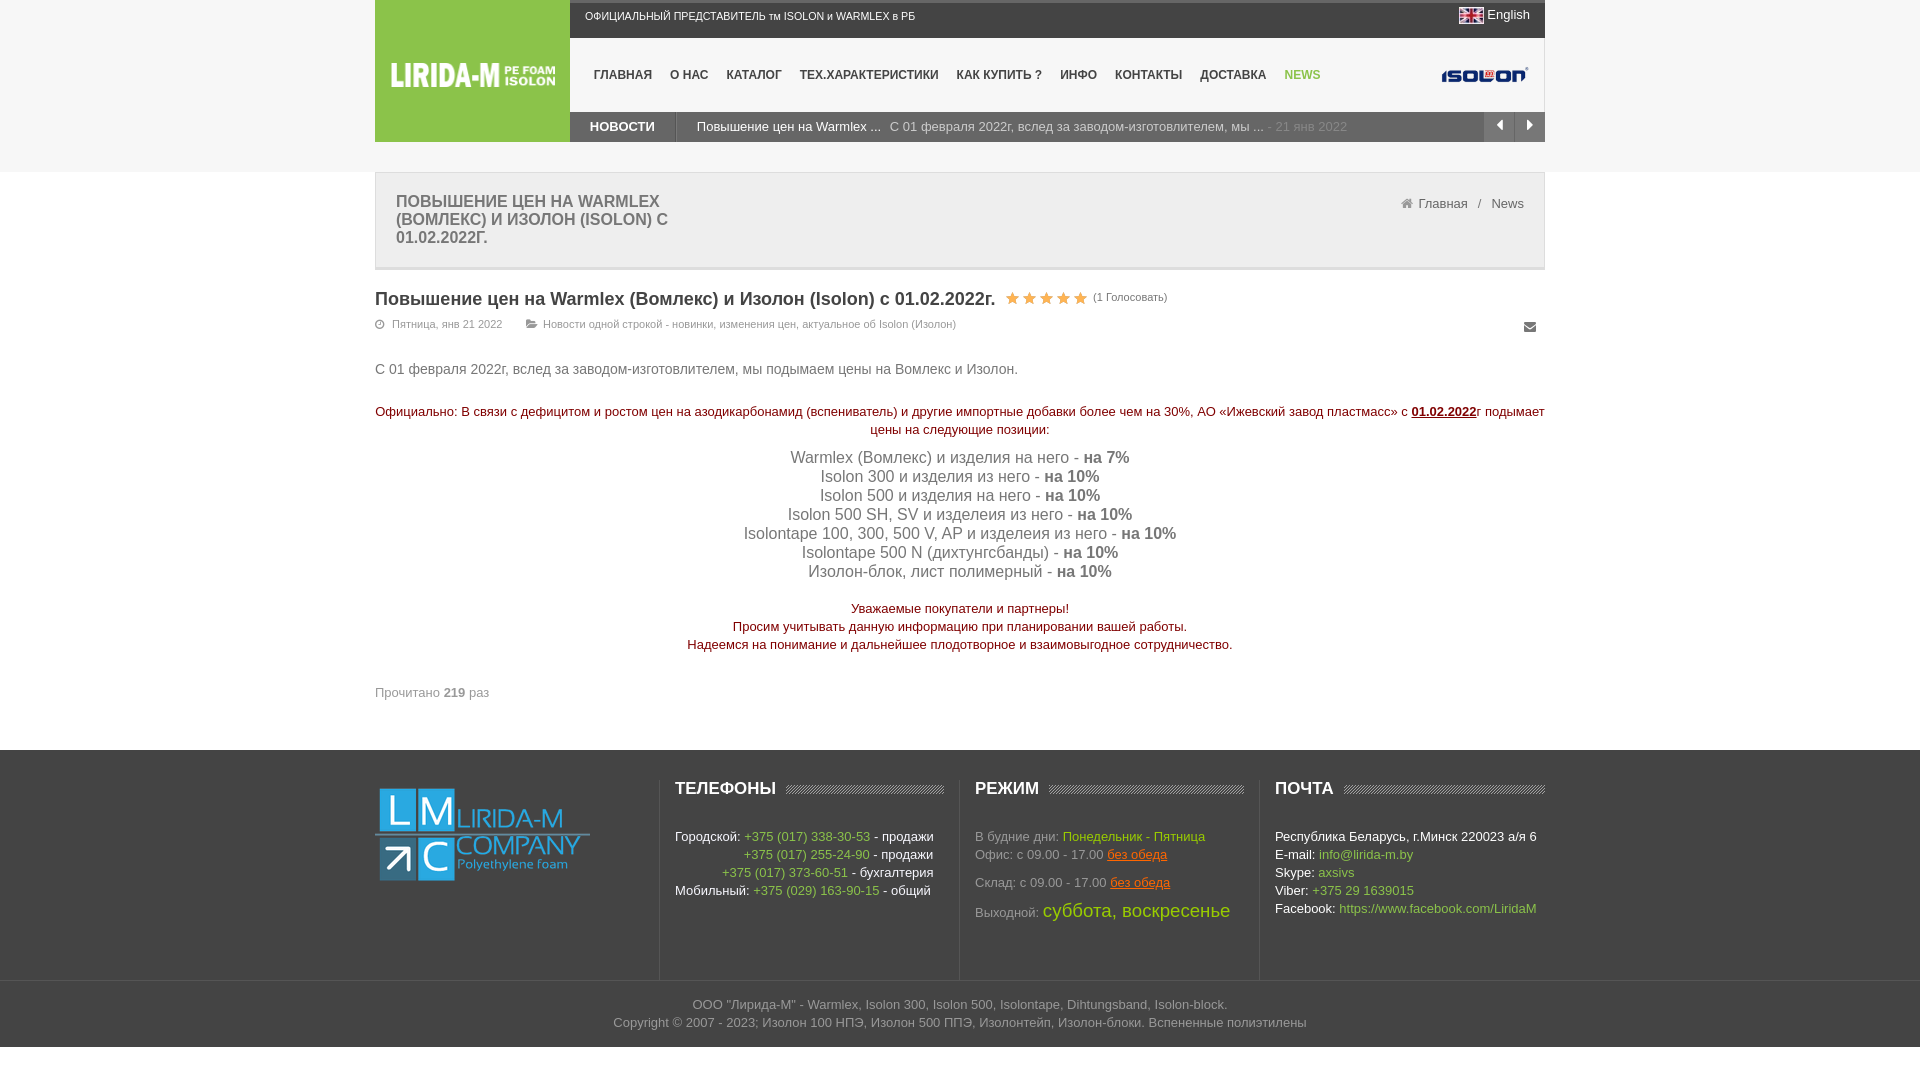 The width and height of the screenshot is (1920, 1080). What do you see at coordinates (1003, 297) in the screenshot?
I see `'3'` at bounding box center [1003, 297].